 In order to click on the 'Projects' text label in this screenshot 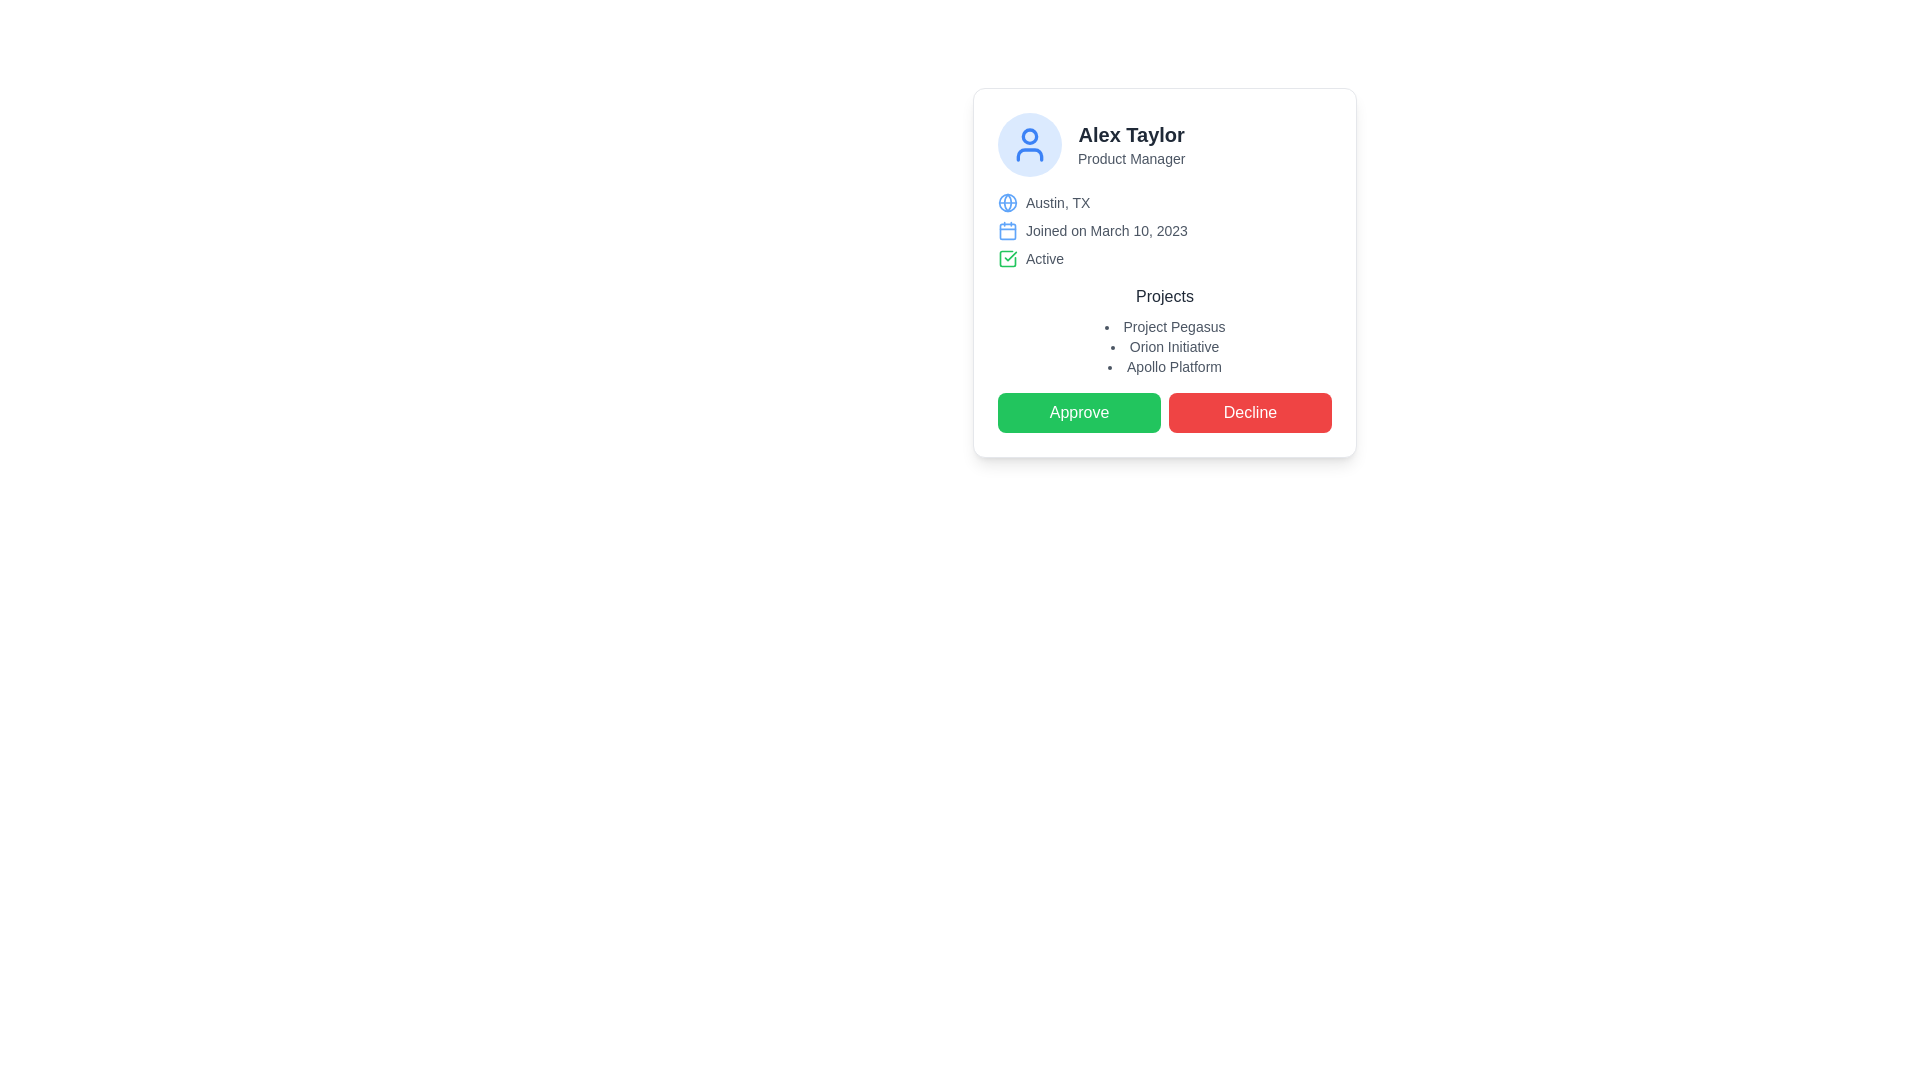, I will do `click(1165, 297)`.